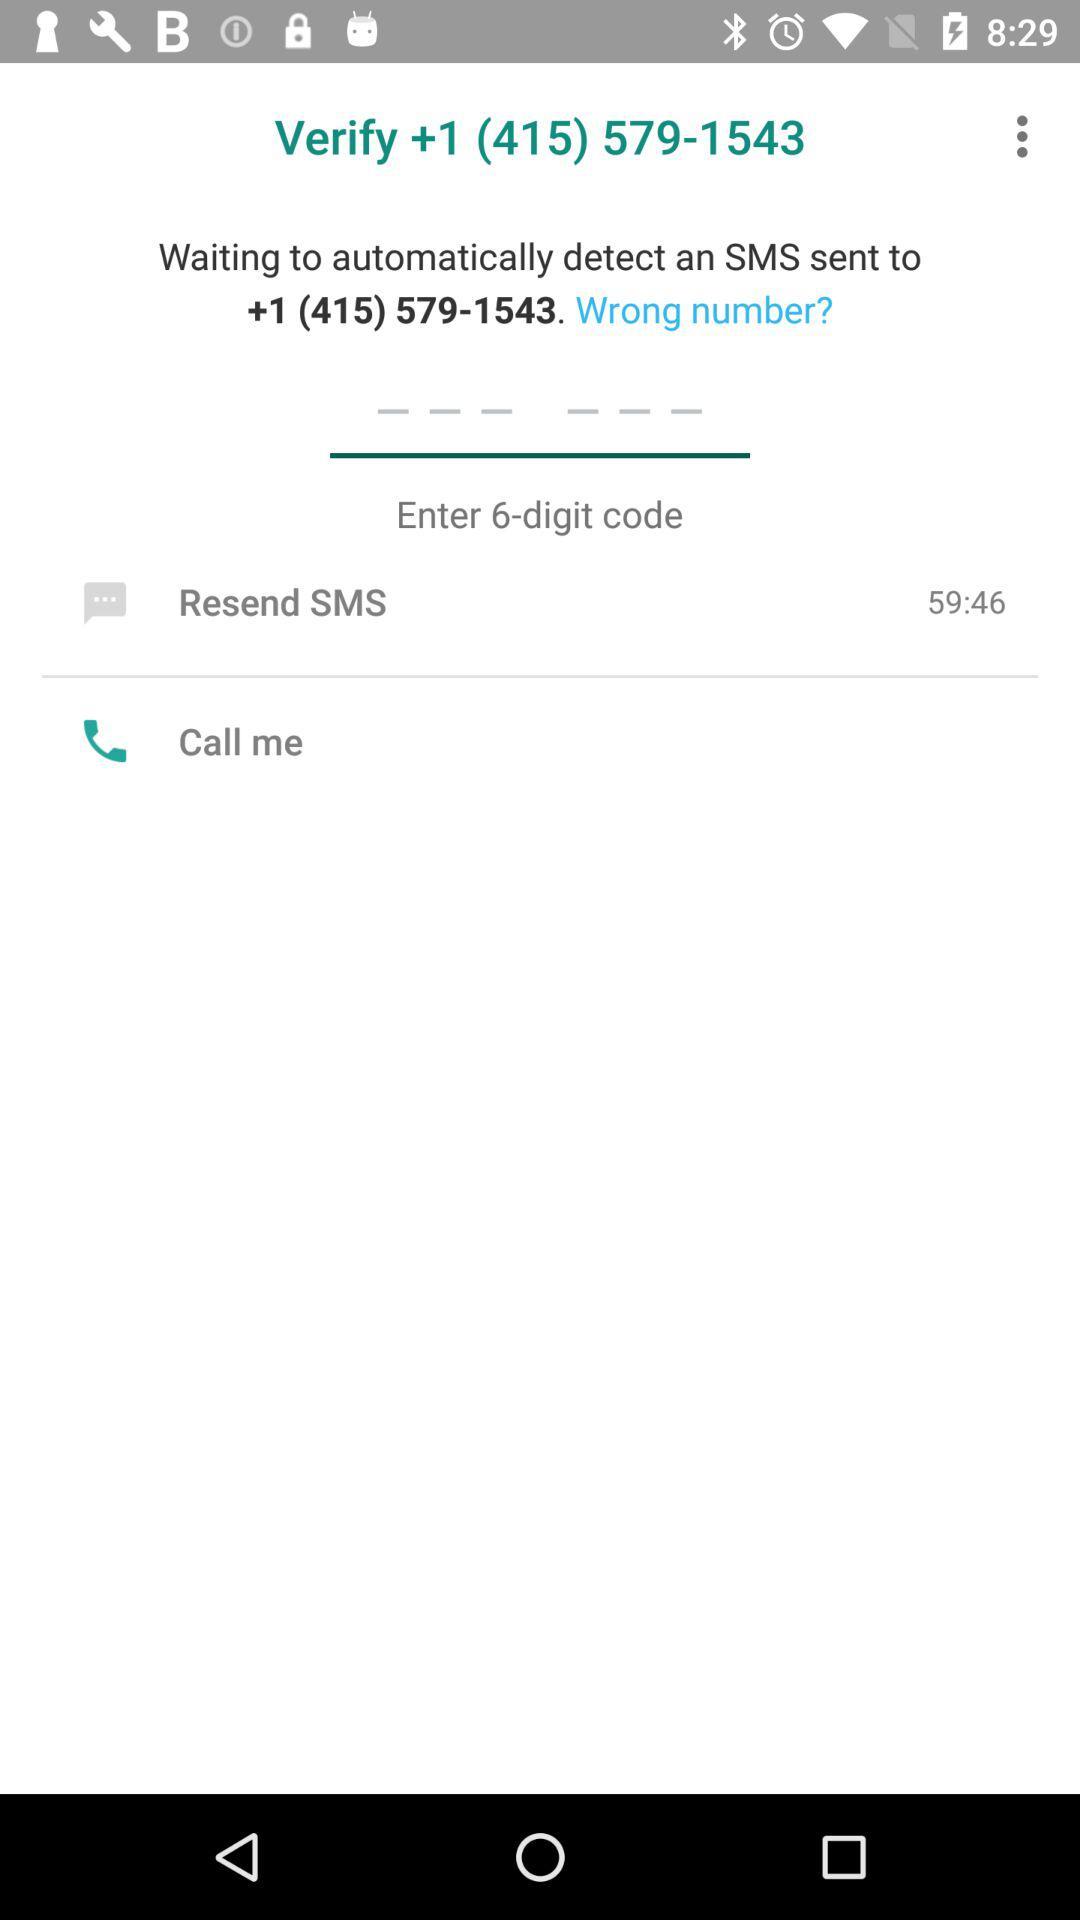 The image size is (1080, 1920). Describe the element at coordinates (188, 739) in the screenshot. I see `icon on the left` at that location.